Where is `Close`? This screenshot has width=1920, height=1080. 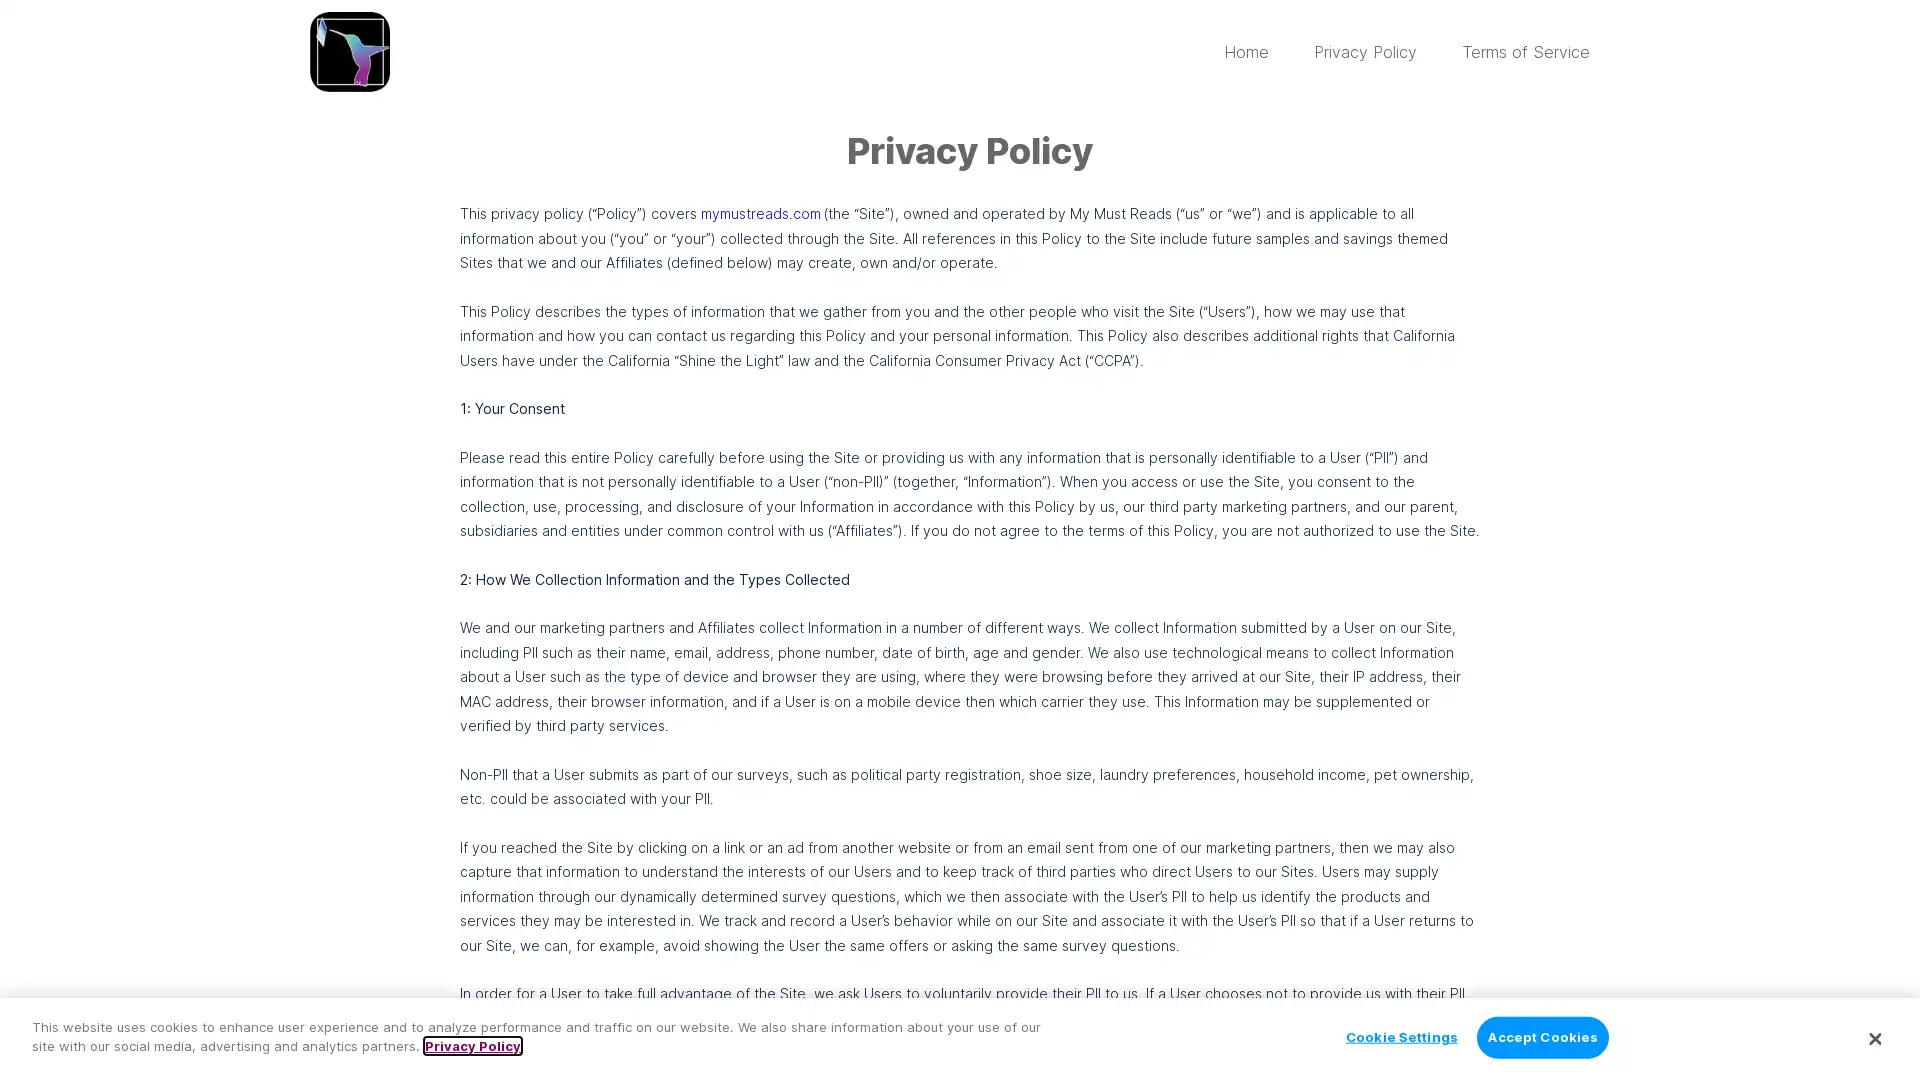 Close is located at coordinates (1873, 1036).